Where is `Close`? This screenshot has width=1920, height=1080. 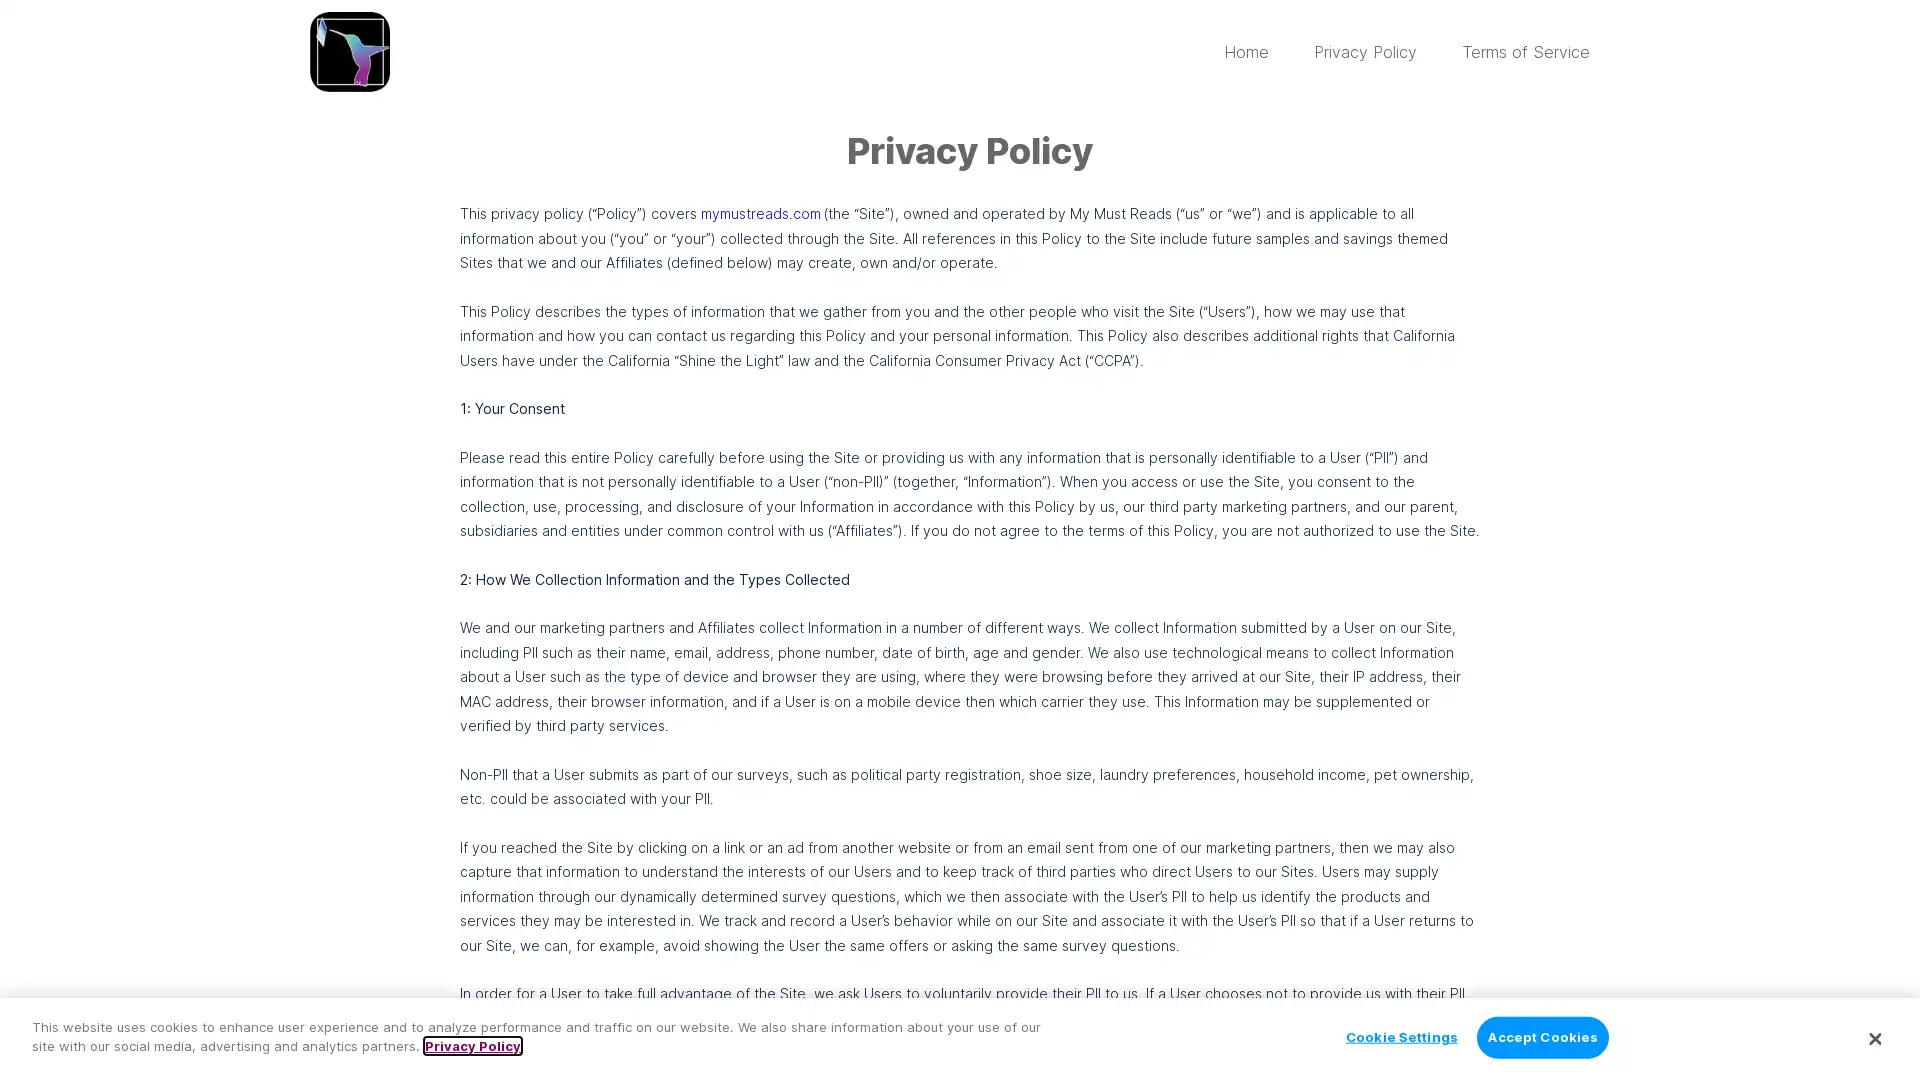 Close is located at coordinates (1873, 1036).